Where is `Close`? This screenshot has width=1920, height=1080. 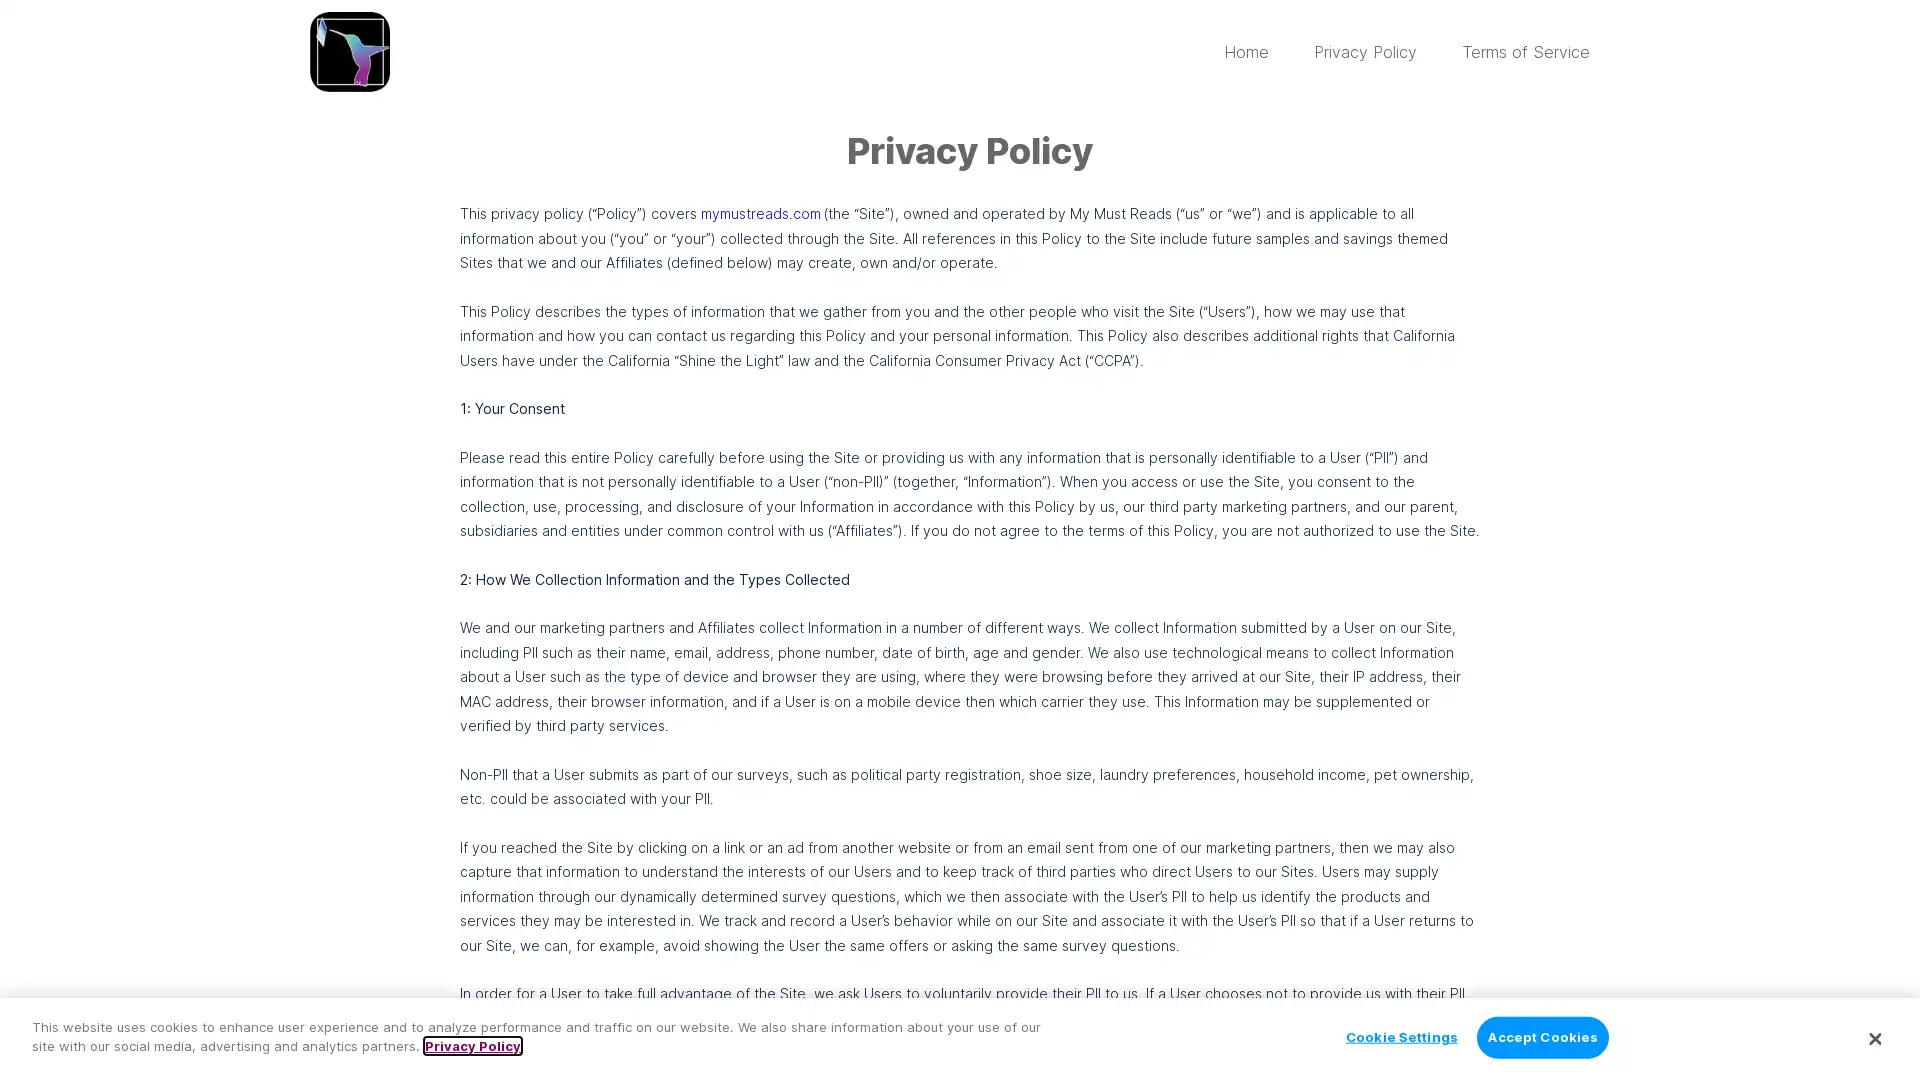 Close is located at coordinates (1873, 1036).